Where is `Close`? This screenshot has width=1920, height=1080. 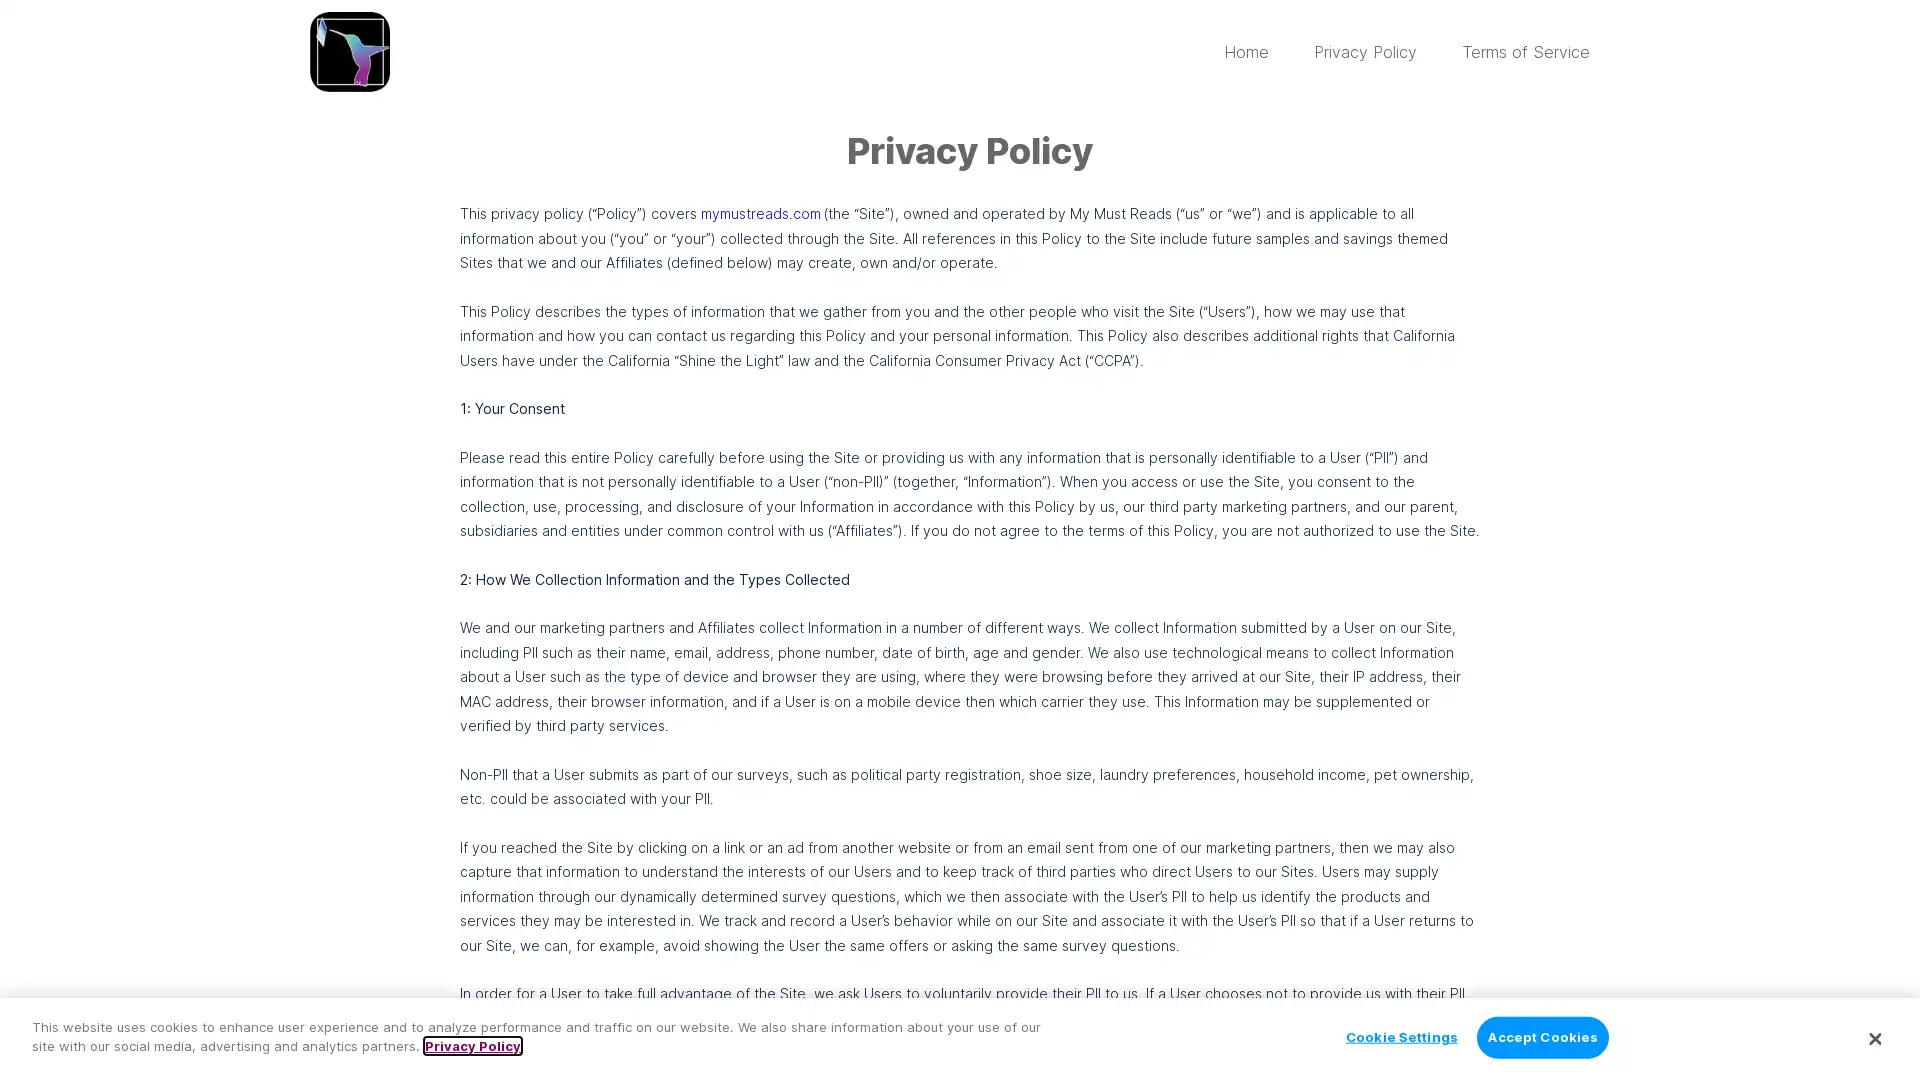 Close is located at coordinates (1873, 1036).